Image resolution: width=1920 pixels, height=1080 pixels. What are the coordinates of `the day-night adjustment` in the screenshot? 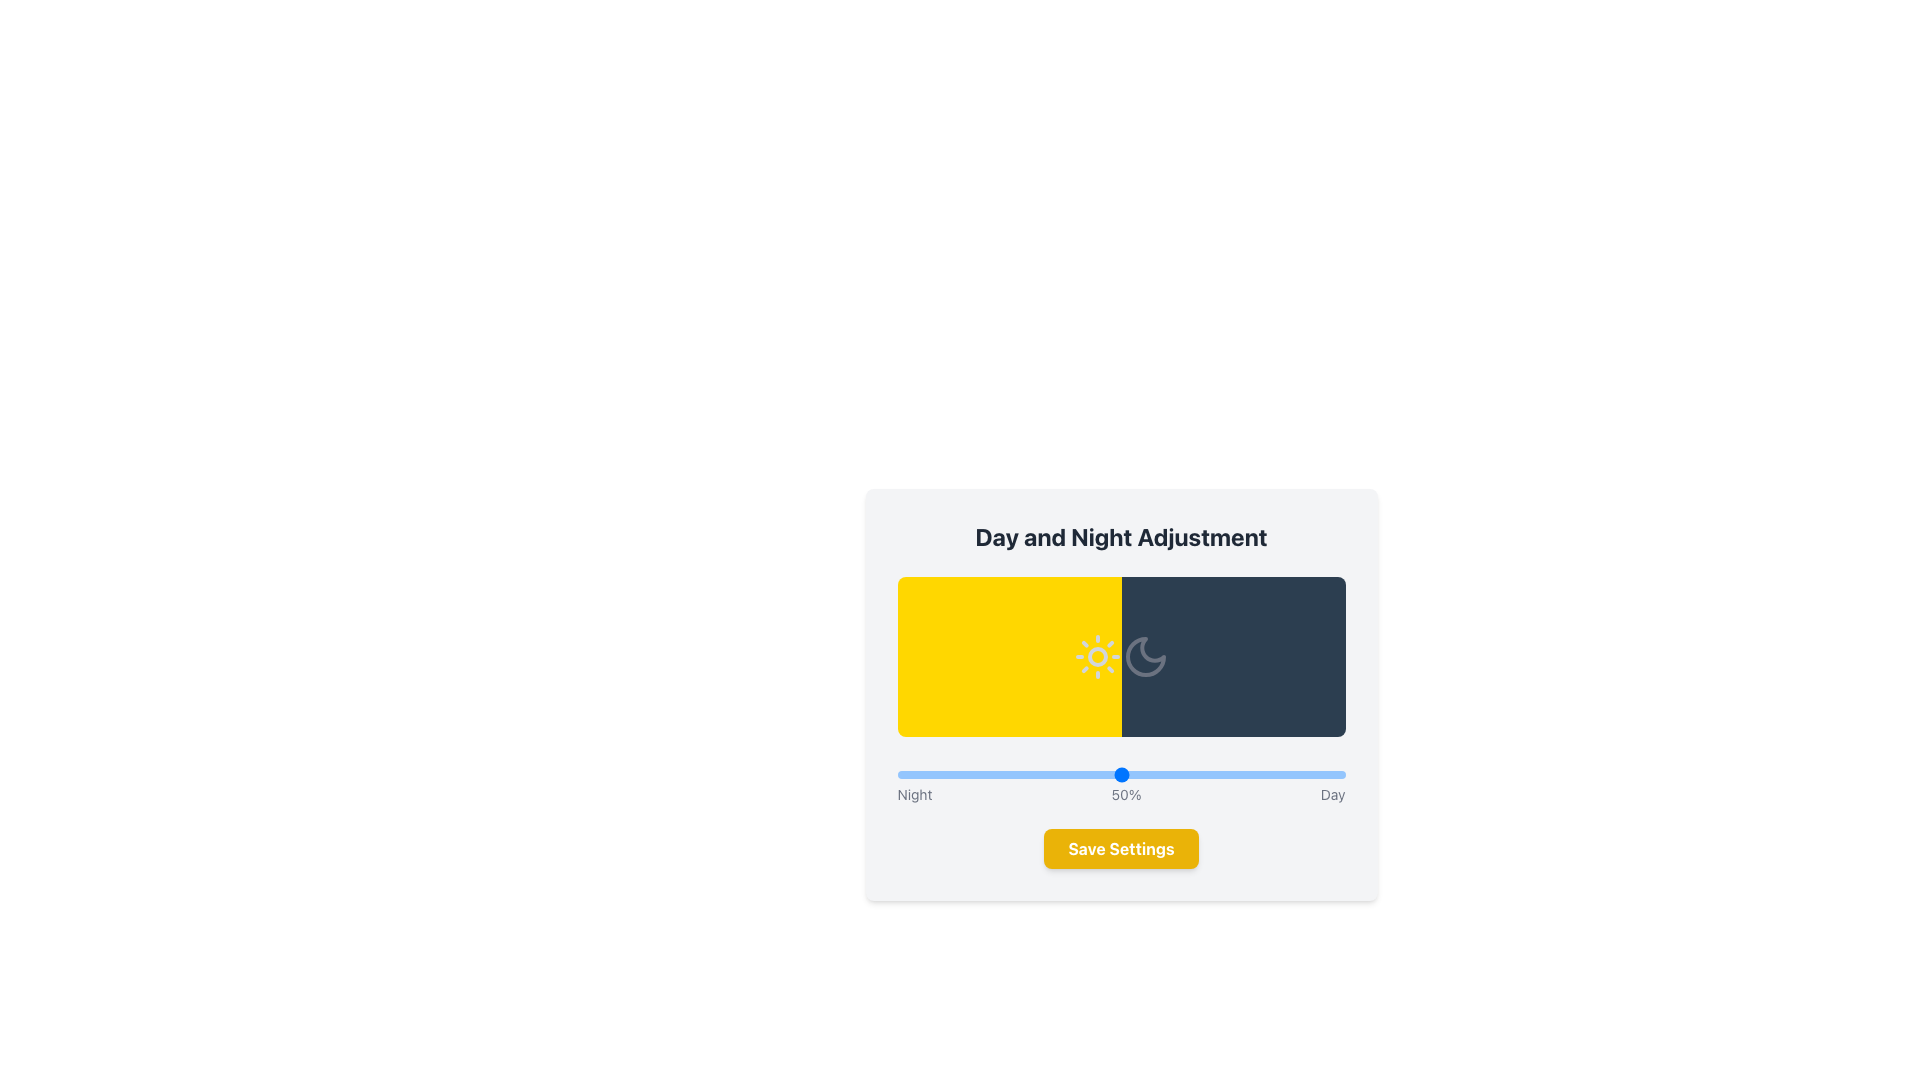 It's located at (941, 774).